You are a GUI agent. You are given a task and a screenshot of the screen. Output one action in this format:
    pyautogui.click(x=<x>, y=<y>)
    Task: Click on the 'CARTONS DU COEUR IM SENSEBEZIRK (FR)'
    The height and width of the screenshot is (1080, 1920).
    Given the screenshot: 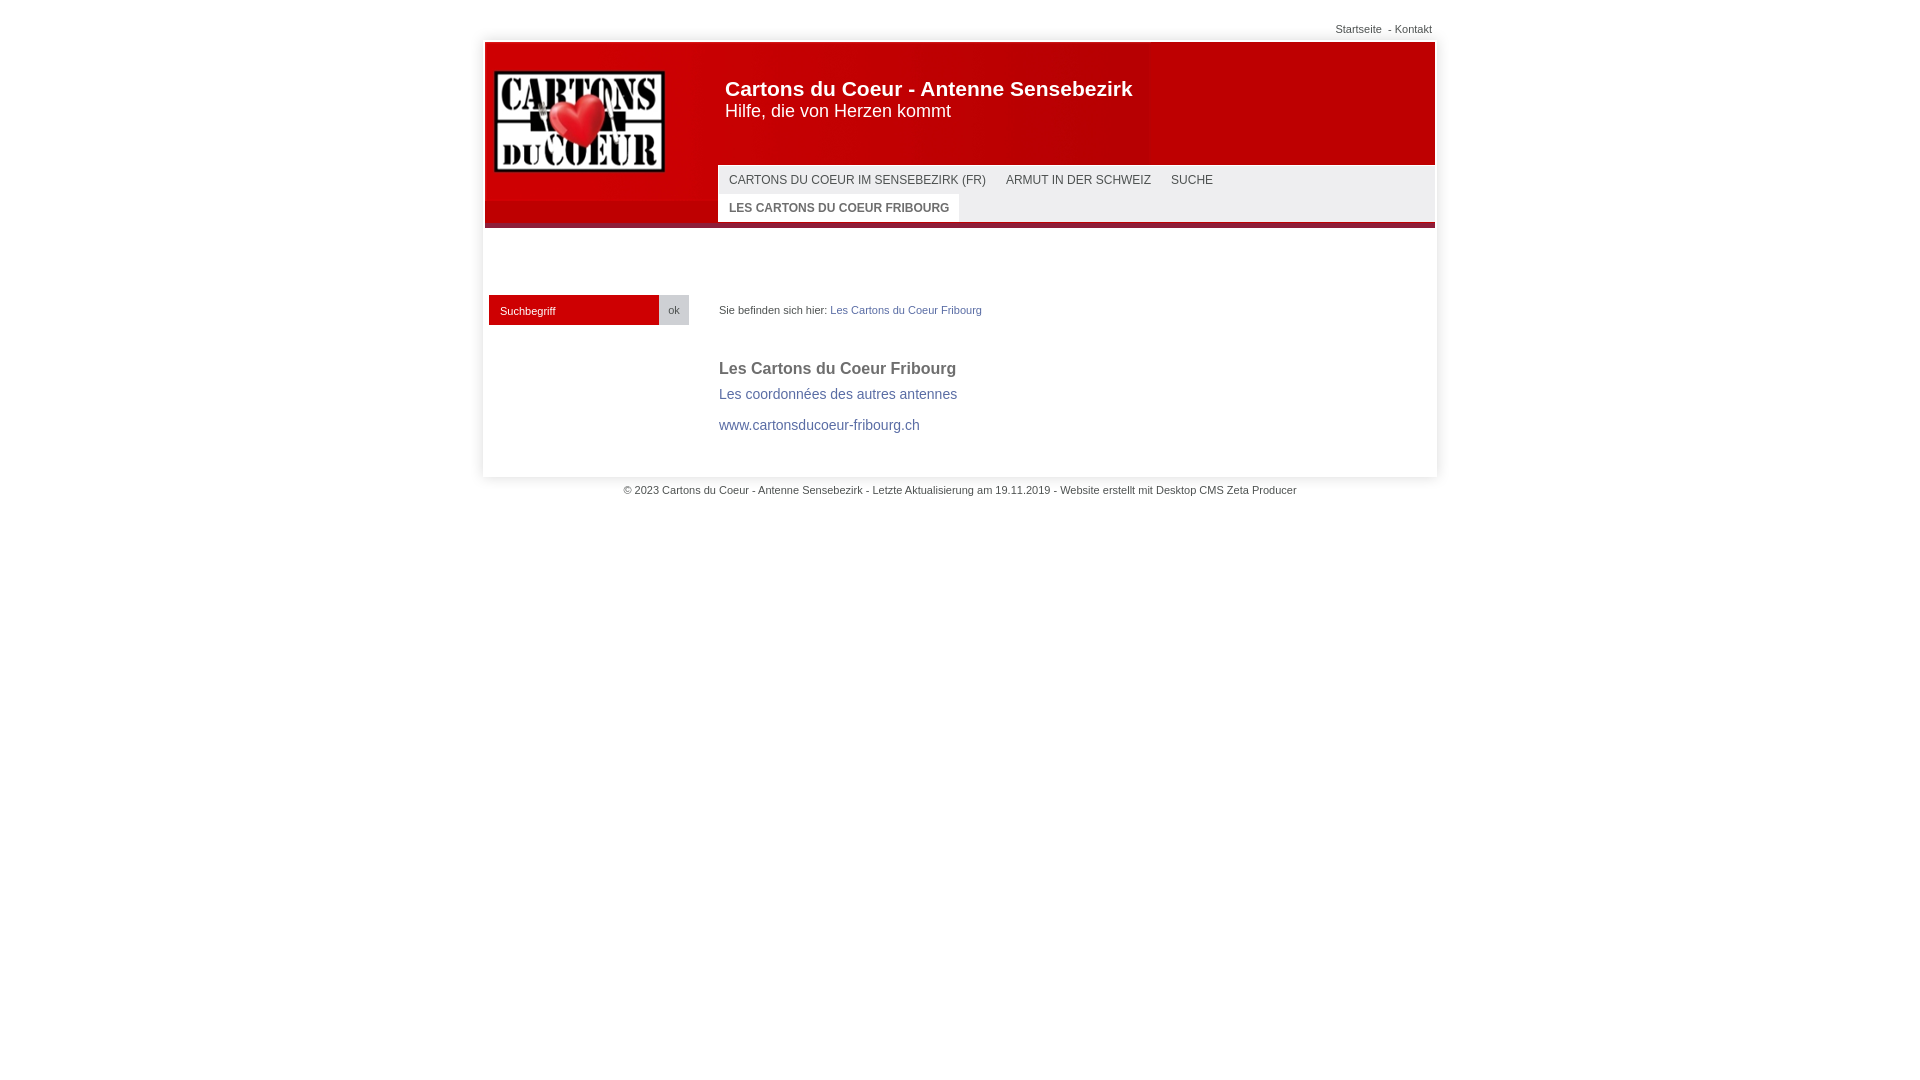 What is the action you would take?
    pyautogui.click(x=857, y=180)
    